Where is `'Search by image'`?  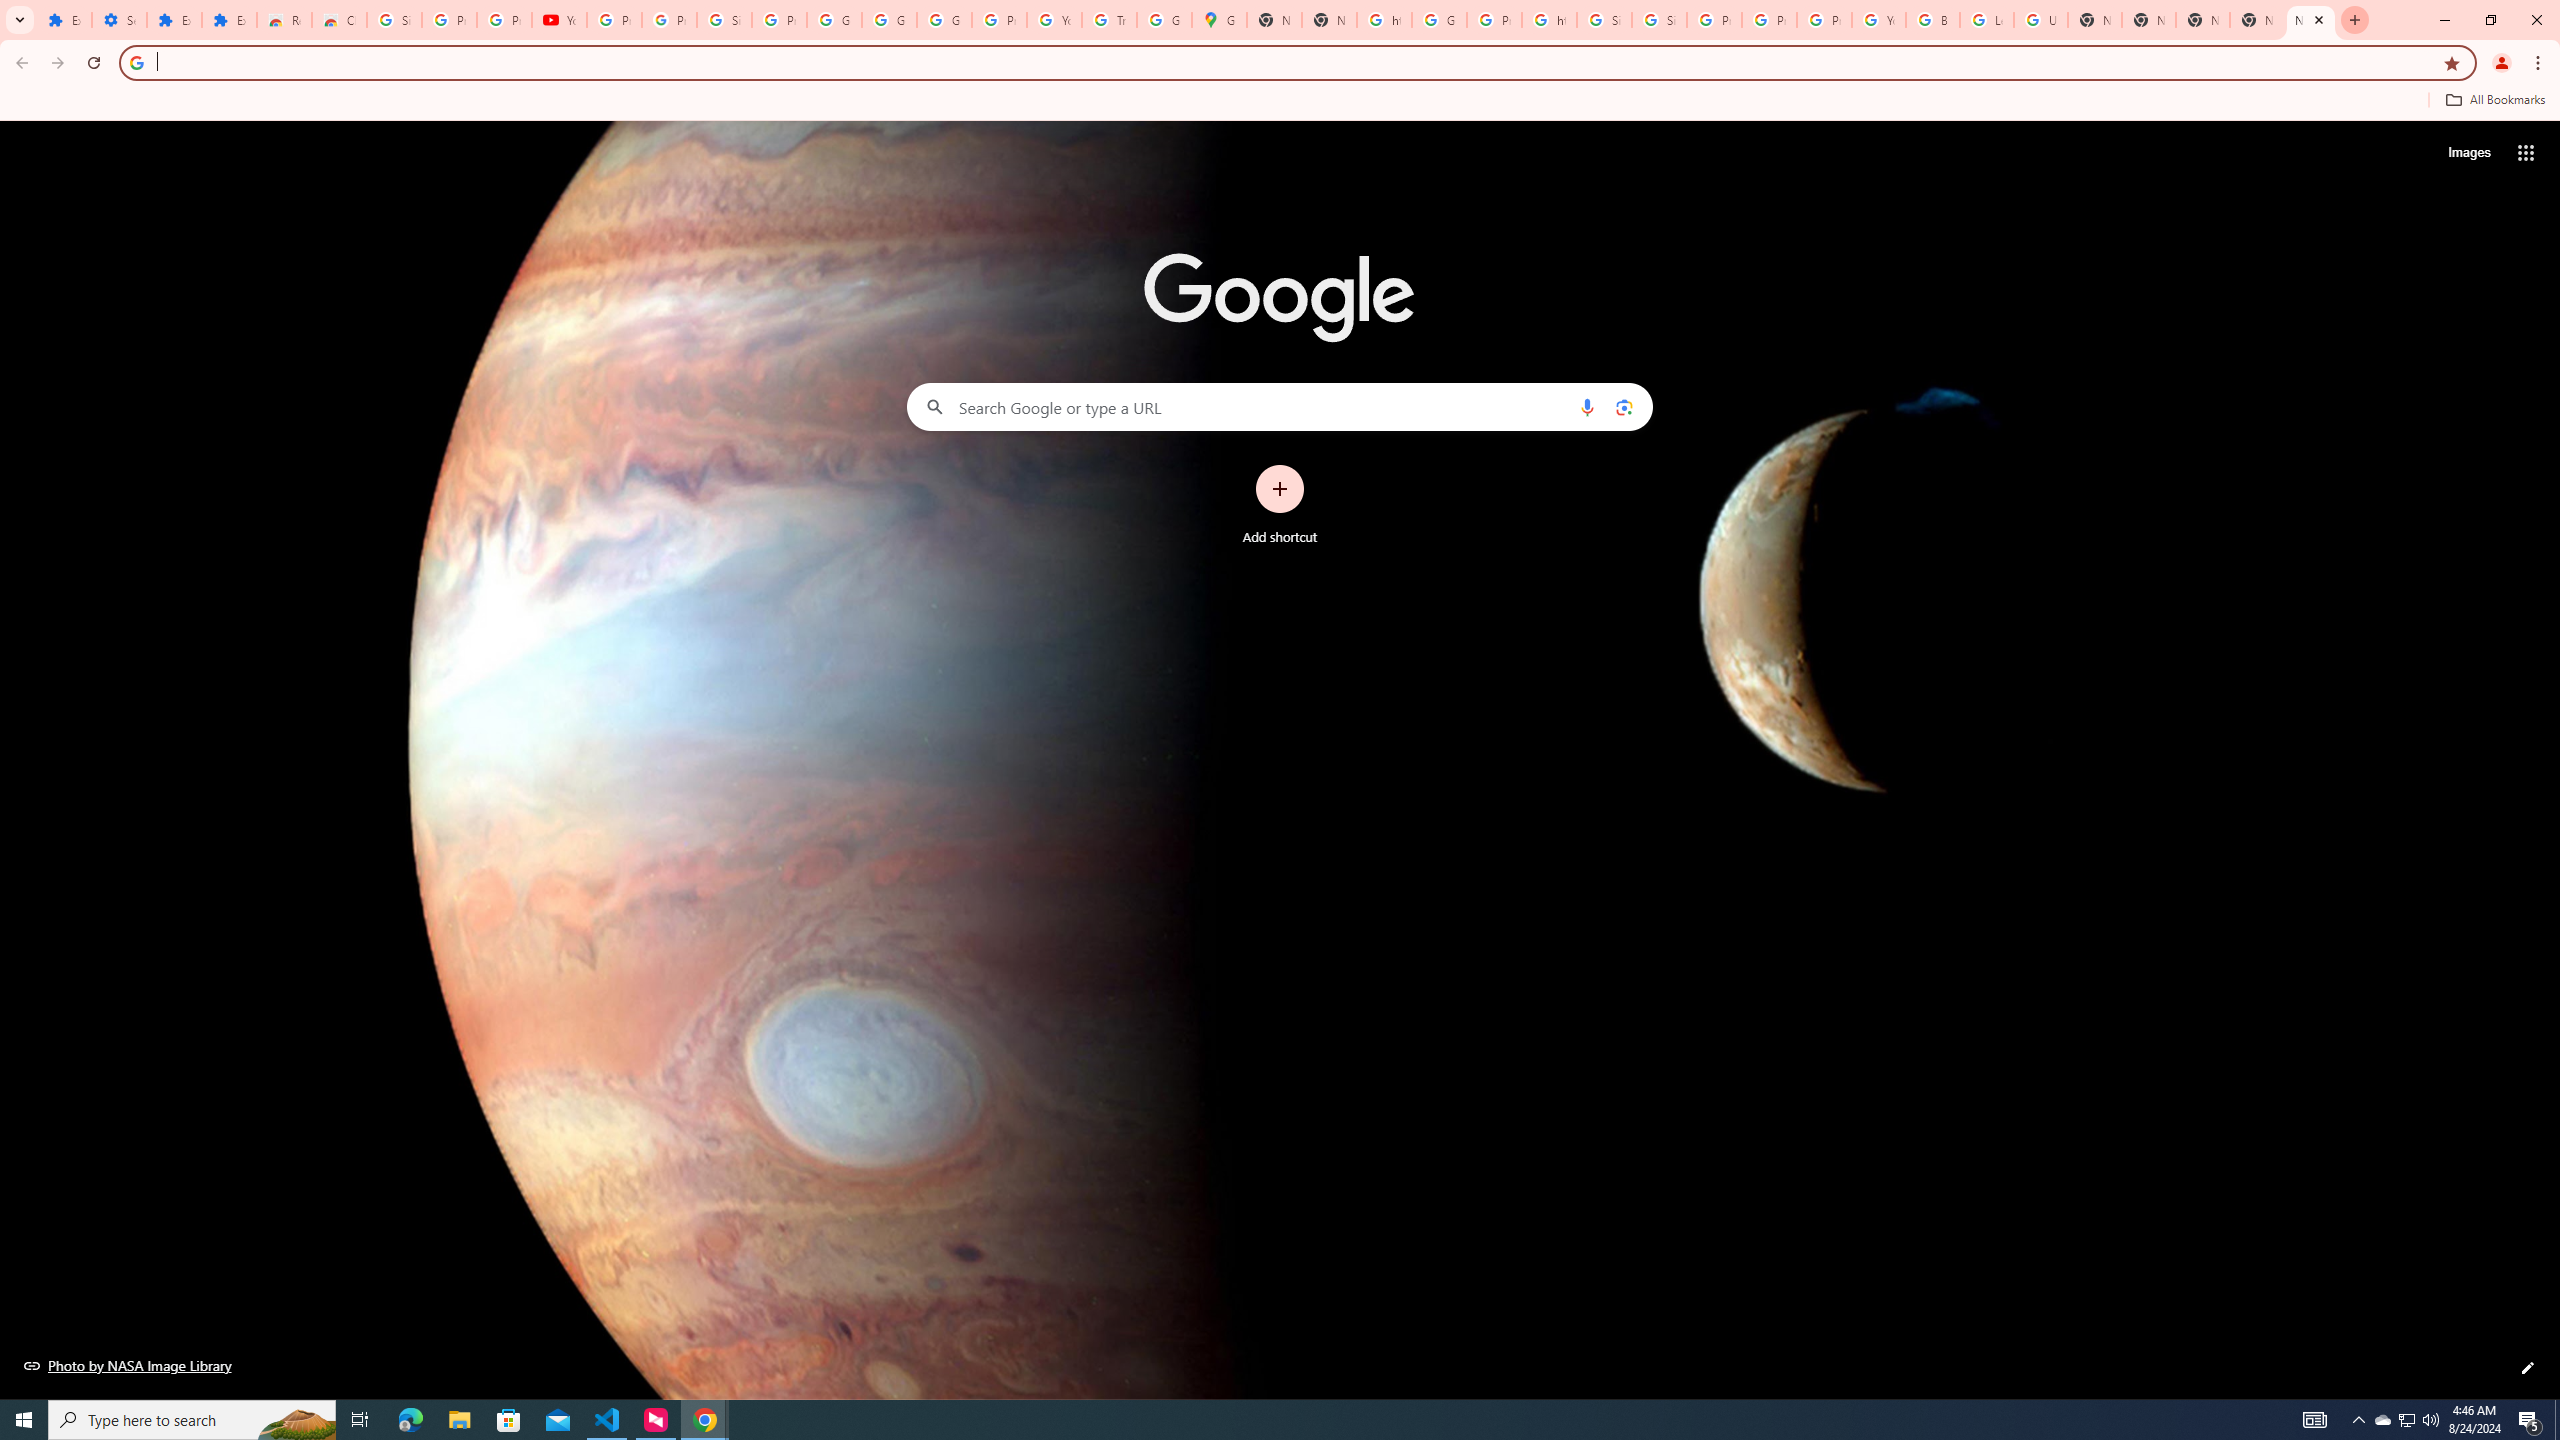 'Search by image' is located at coordinates (1622, 405).